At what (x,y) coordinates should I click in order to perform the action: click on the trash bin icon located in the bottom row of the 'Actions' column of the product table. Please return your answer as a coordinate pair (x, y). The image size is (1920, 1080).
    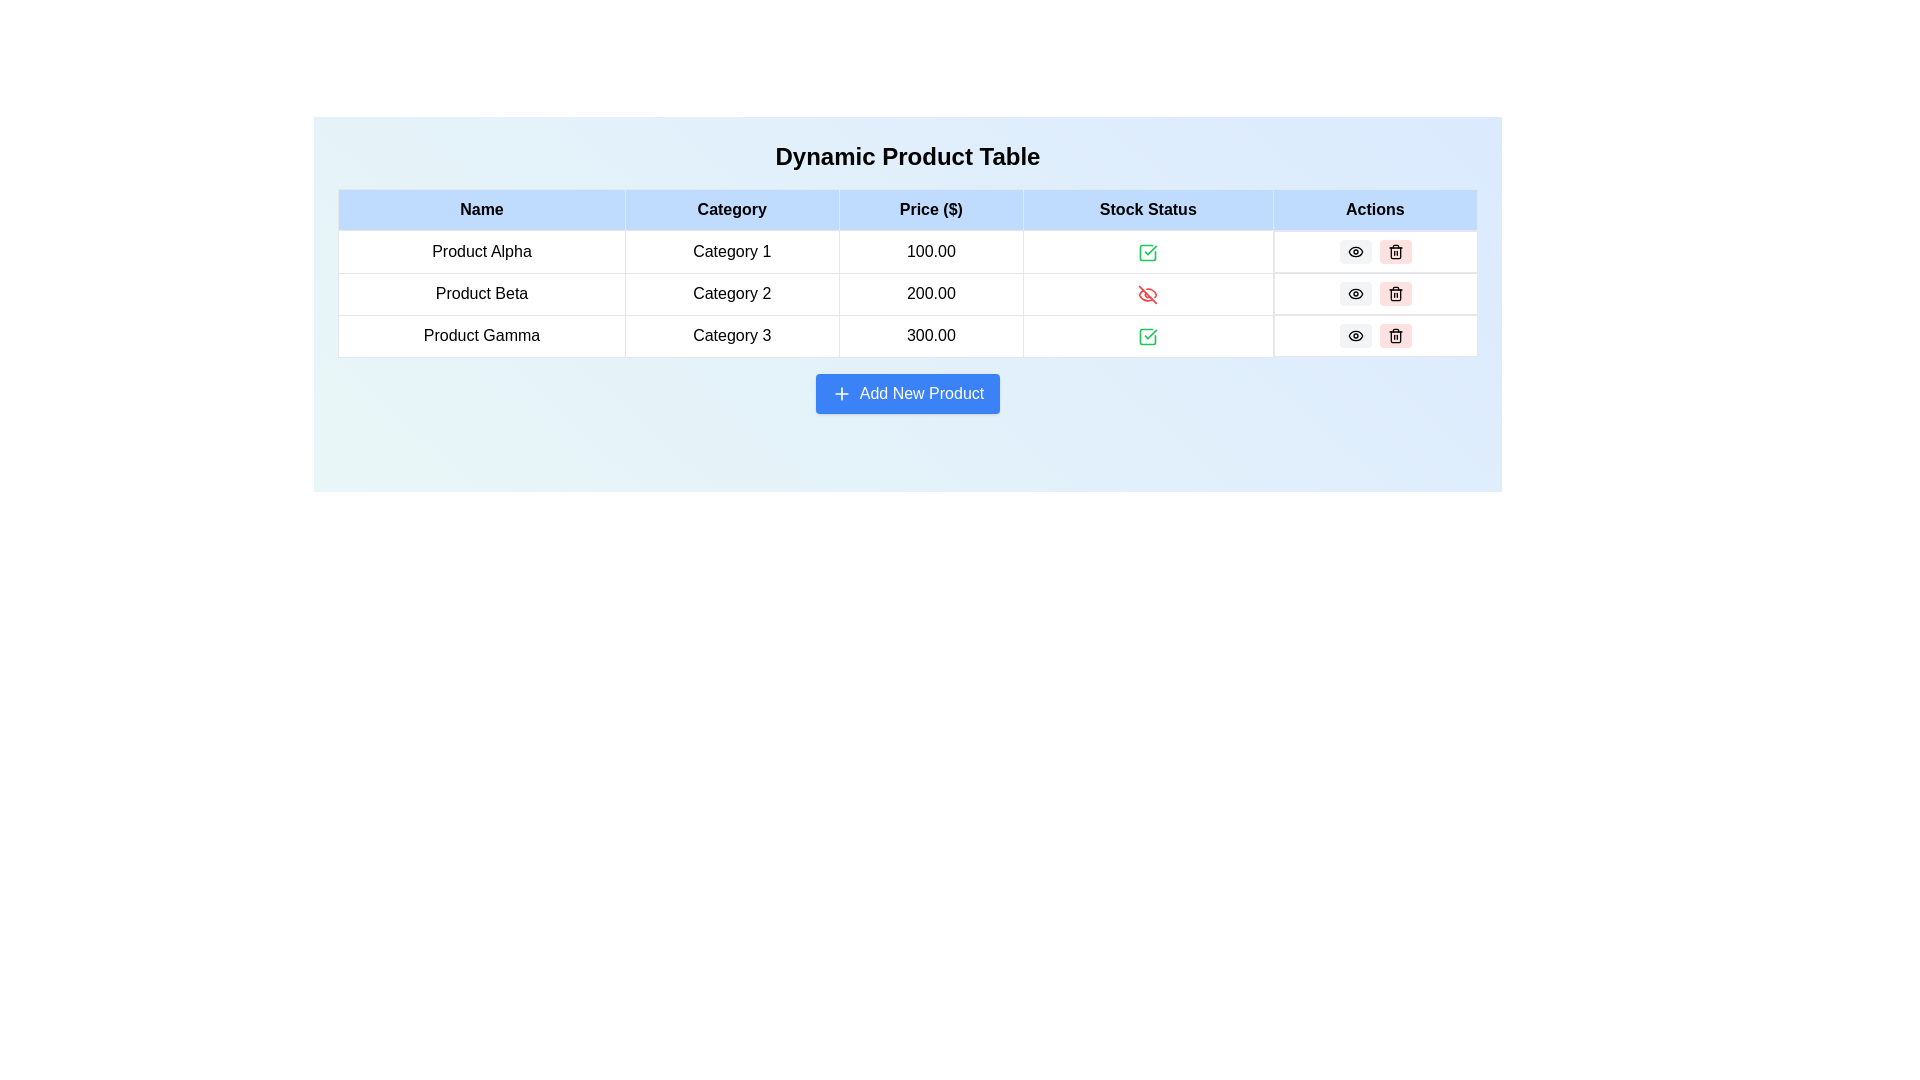
    Looking at the image, I should click on (1394, 334).